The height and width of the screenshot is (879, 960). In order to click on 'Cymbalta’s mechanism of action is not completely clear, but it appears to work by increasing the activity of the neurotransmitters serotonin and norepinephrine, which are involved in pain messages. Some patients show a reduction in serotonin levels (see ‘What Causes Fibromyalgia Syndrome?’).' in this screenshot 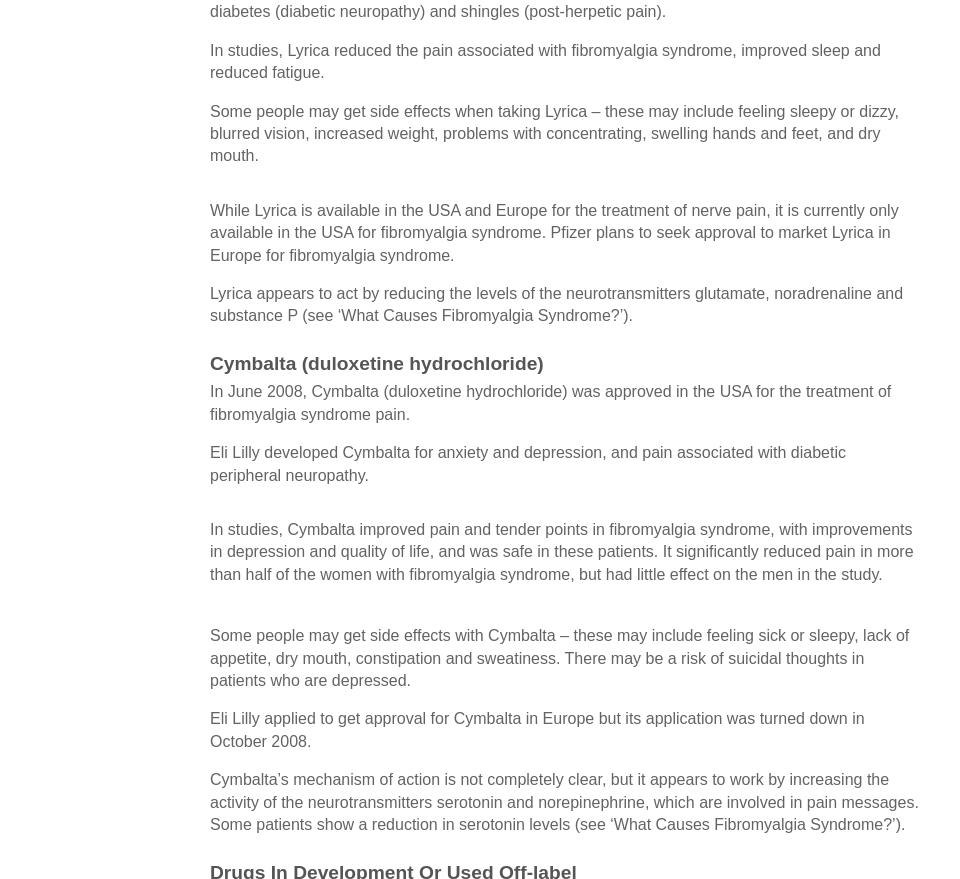, I will do `click(210, 800)`.